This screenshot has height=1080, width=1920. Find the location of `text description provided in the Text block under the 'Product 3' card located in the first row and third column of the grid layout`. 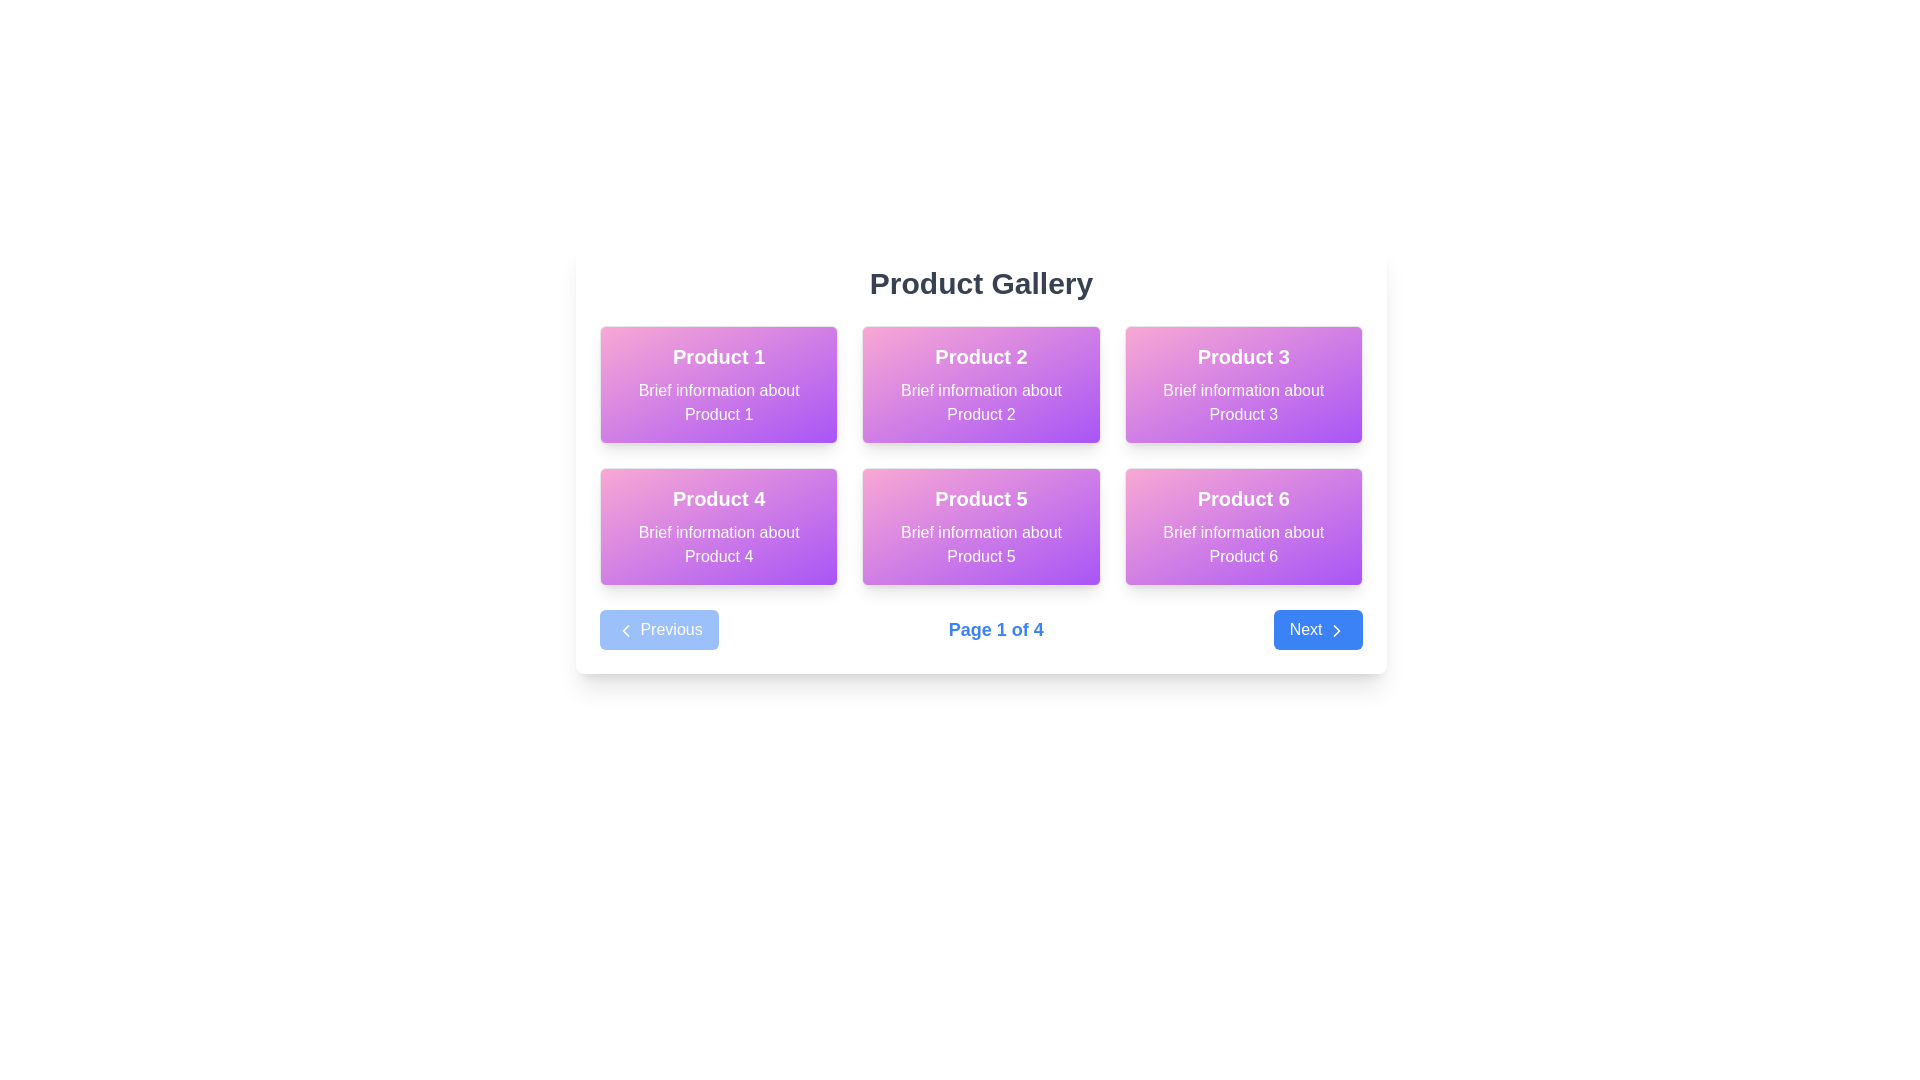

text description provided in the Text block under the 'Product 3' card located in the first row and third column of the grid layout is located at coordinates (1242, 402).